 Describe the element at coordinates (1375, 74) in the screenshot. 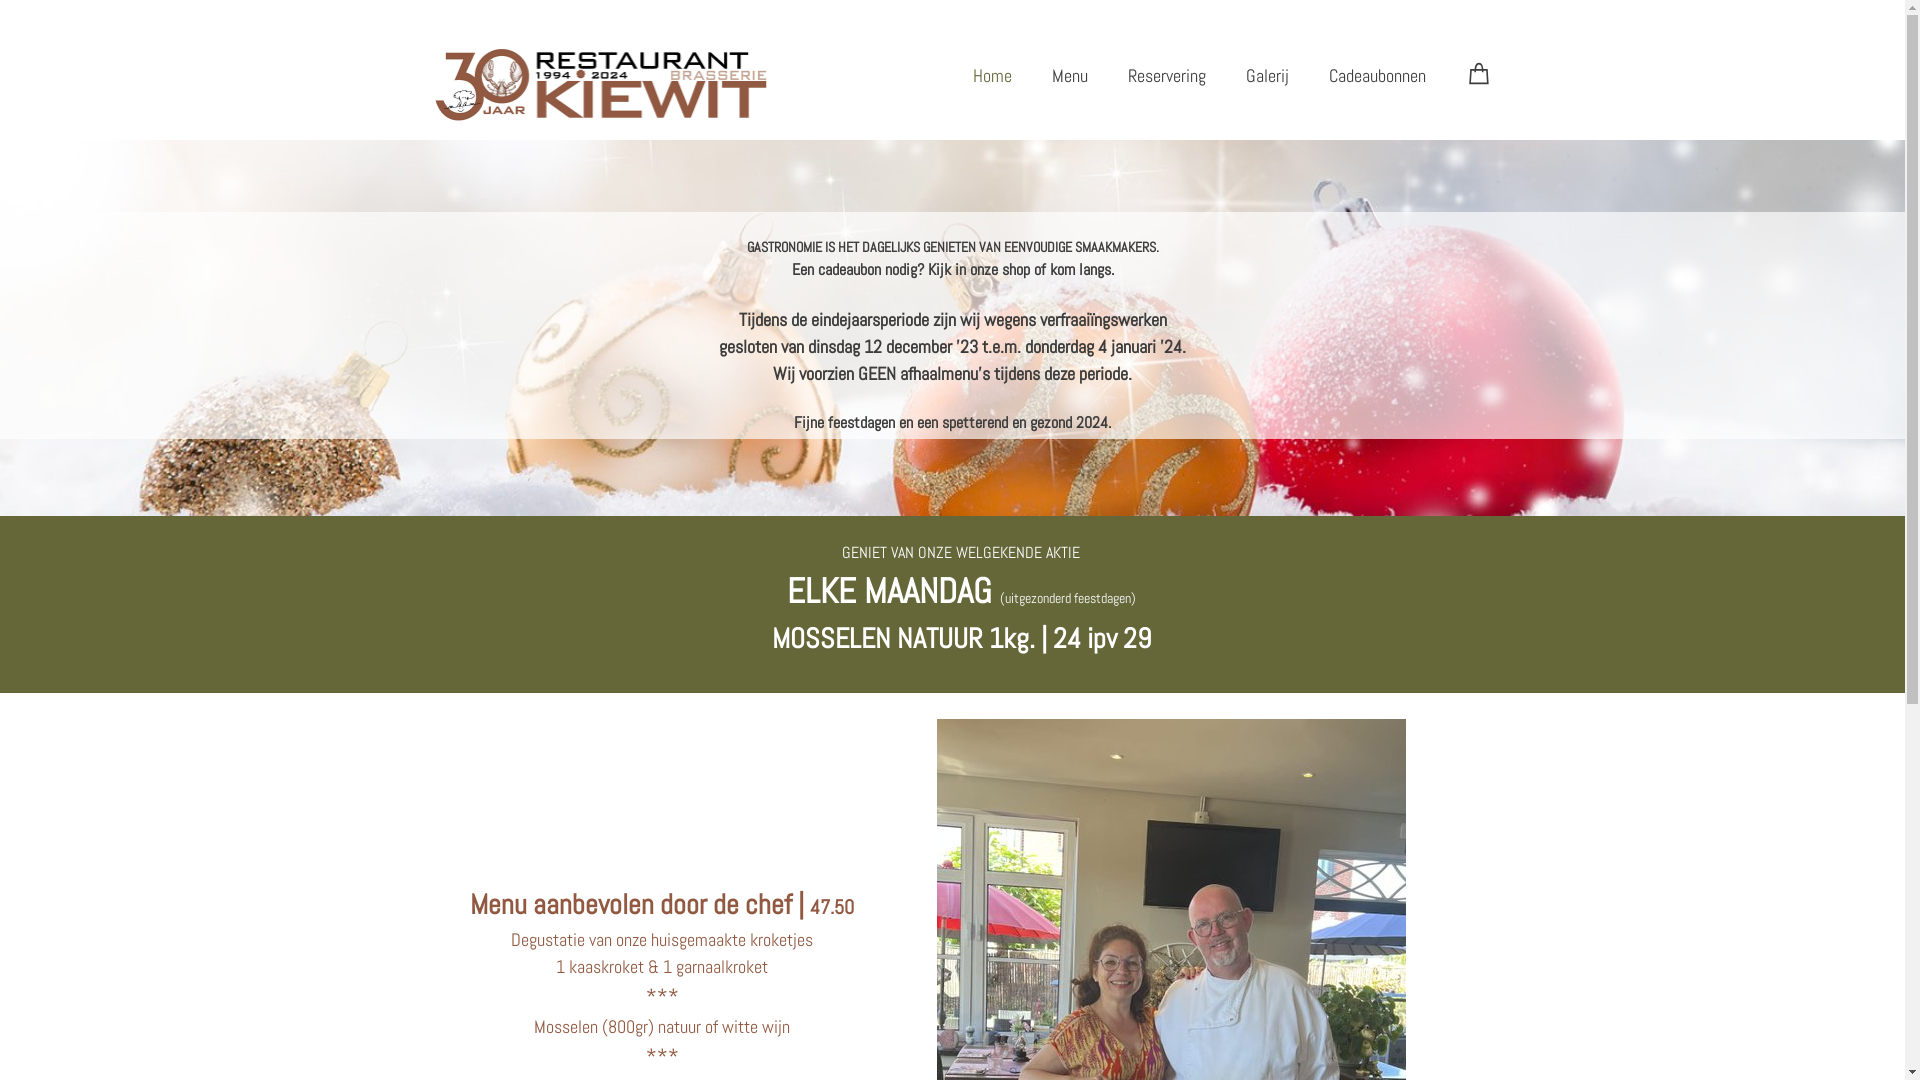

I see `'Cadeaubonnen'` at that location.